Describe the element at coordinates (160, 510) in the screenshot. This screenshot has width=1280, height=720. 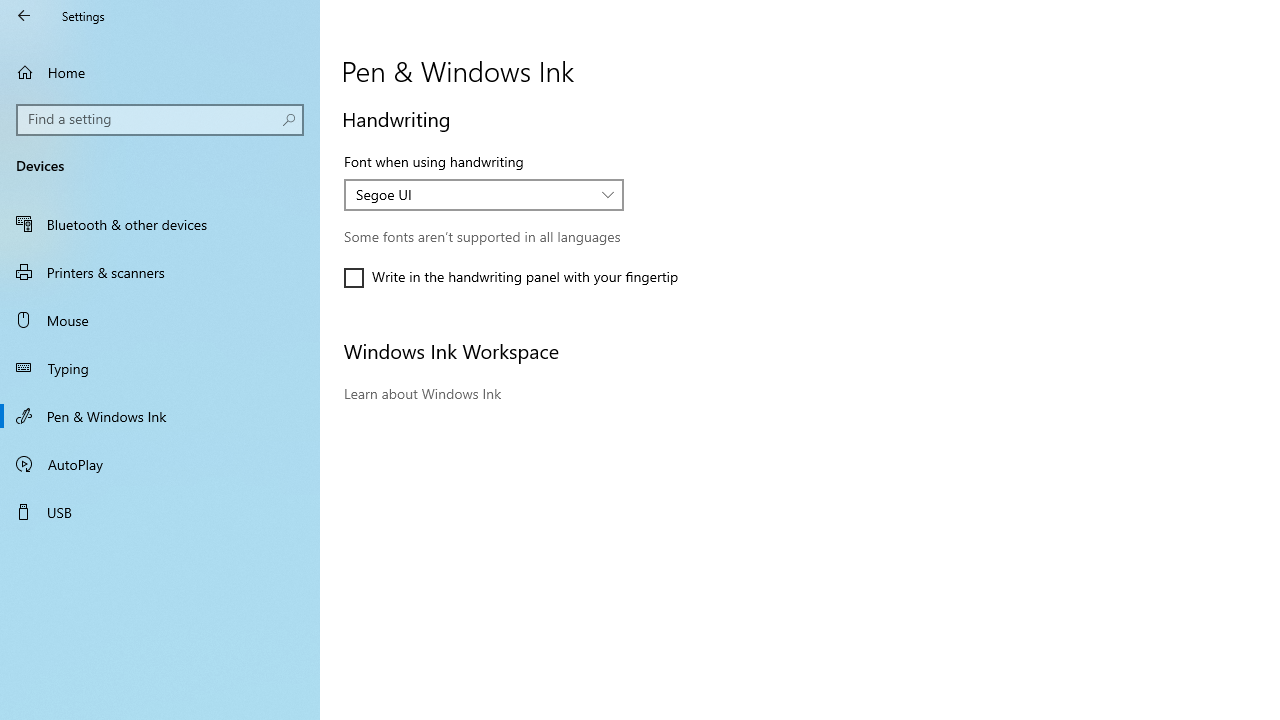
I see `'USB'` at that location.